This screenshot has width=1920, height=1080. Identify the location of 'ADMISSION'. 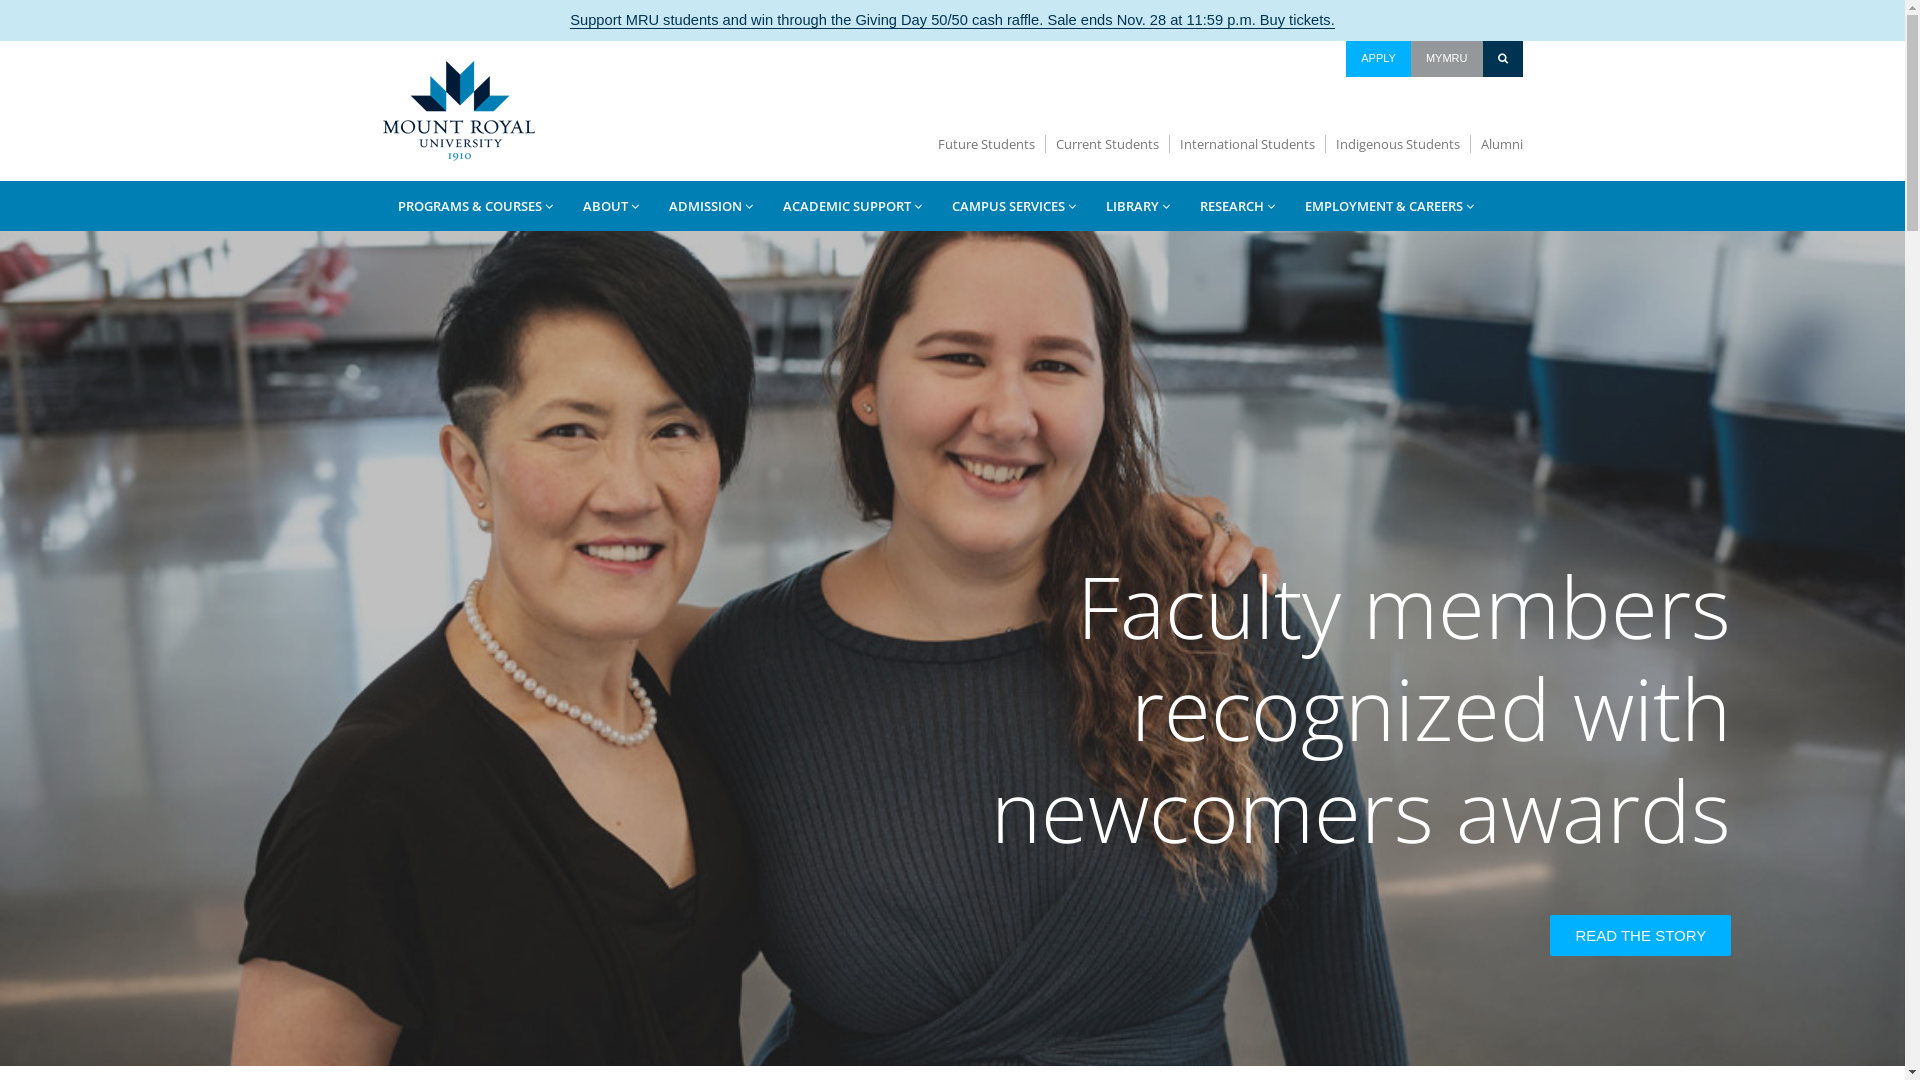
(710, 205).